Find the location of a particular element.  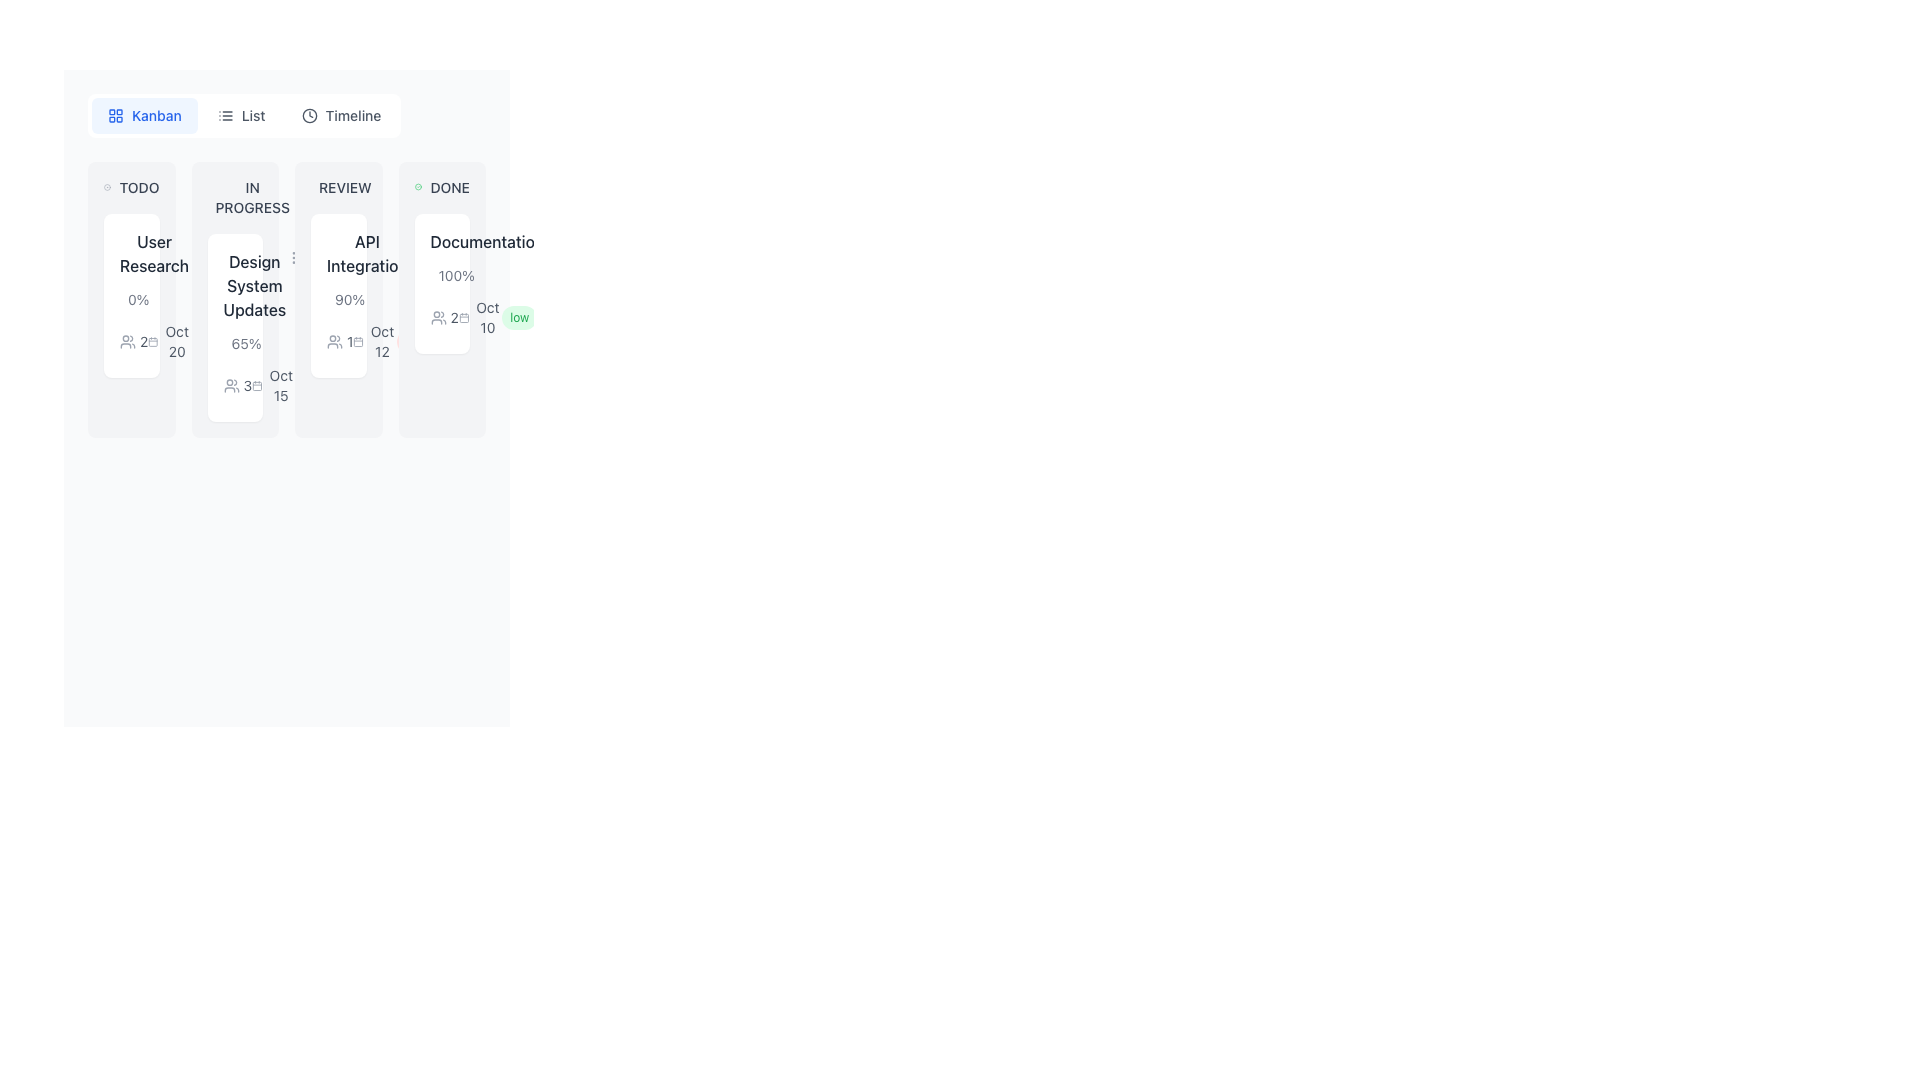

the first icon to the left of the text 'TODO' in the Kanban-like board structure is located at coordinates (106, 188).